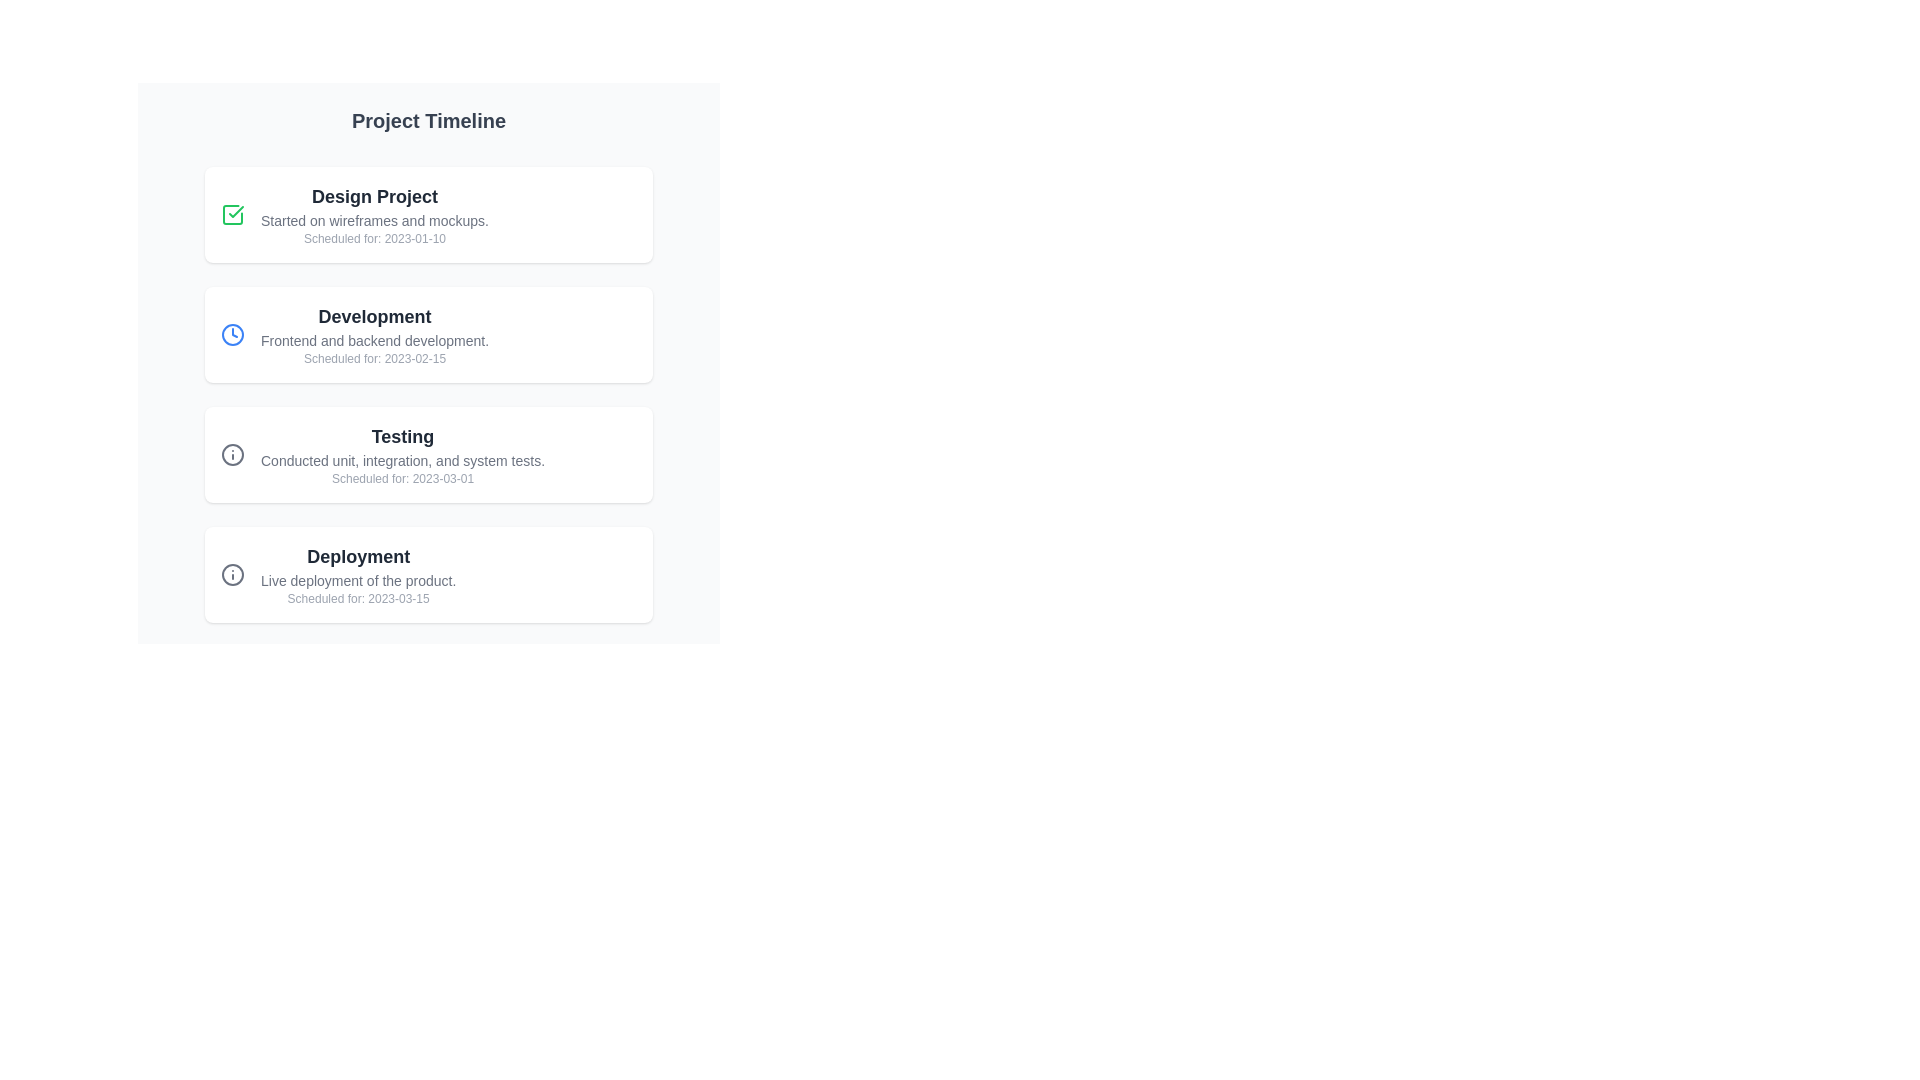  What do you see at coordinates (427, 215) in the screenshot?
I see `the task item for 'Design Project' located below the heading 'Project Timeline'` at bounding box center [427, 215].